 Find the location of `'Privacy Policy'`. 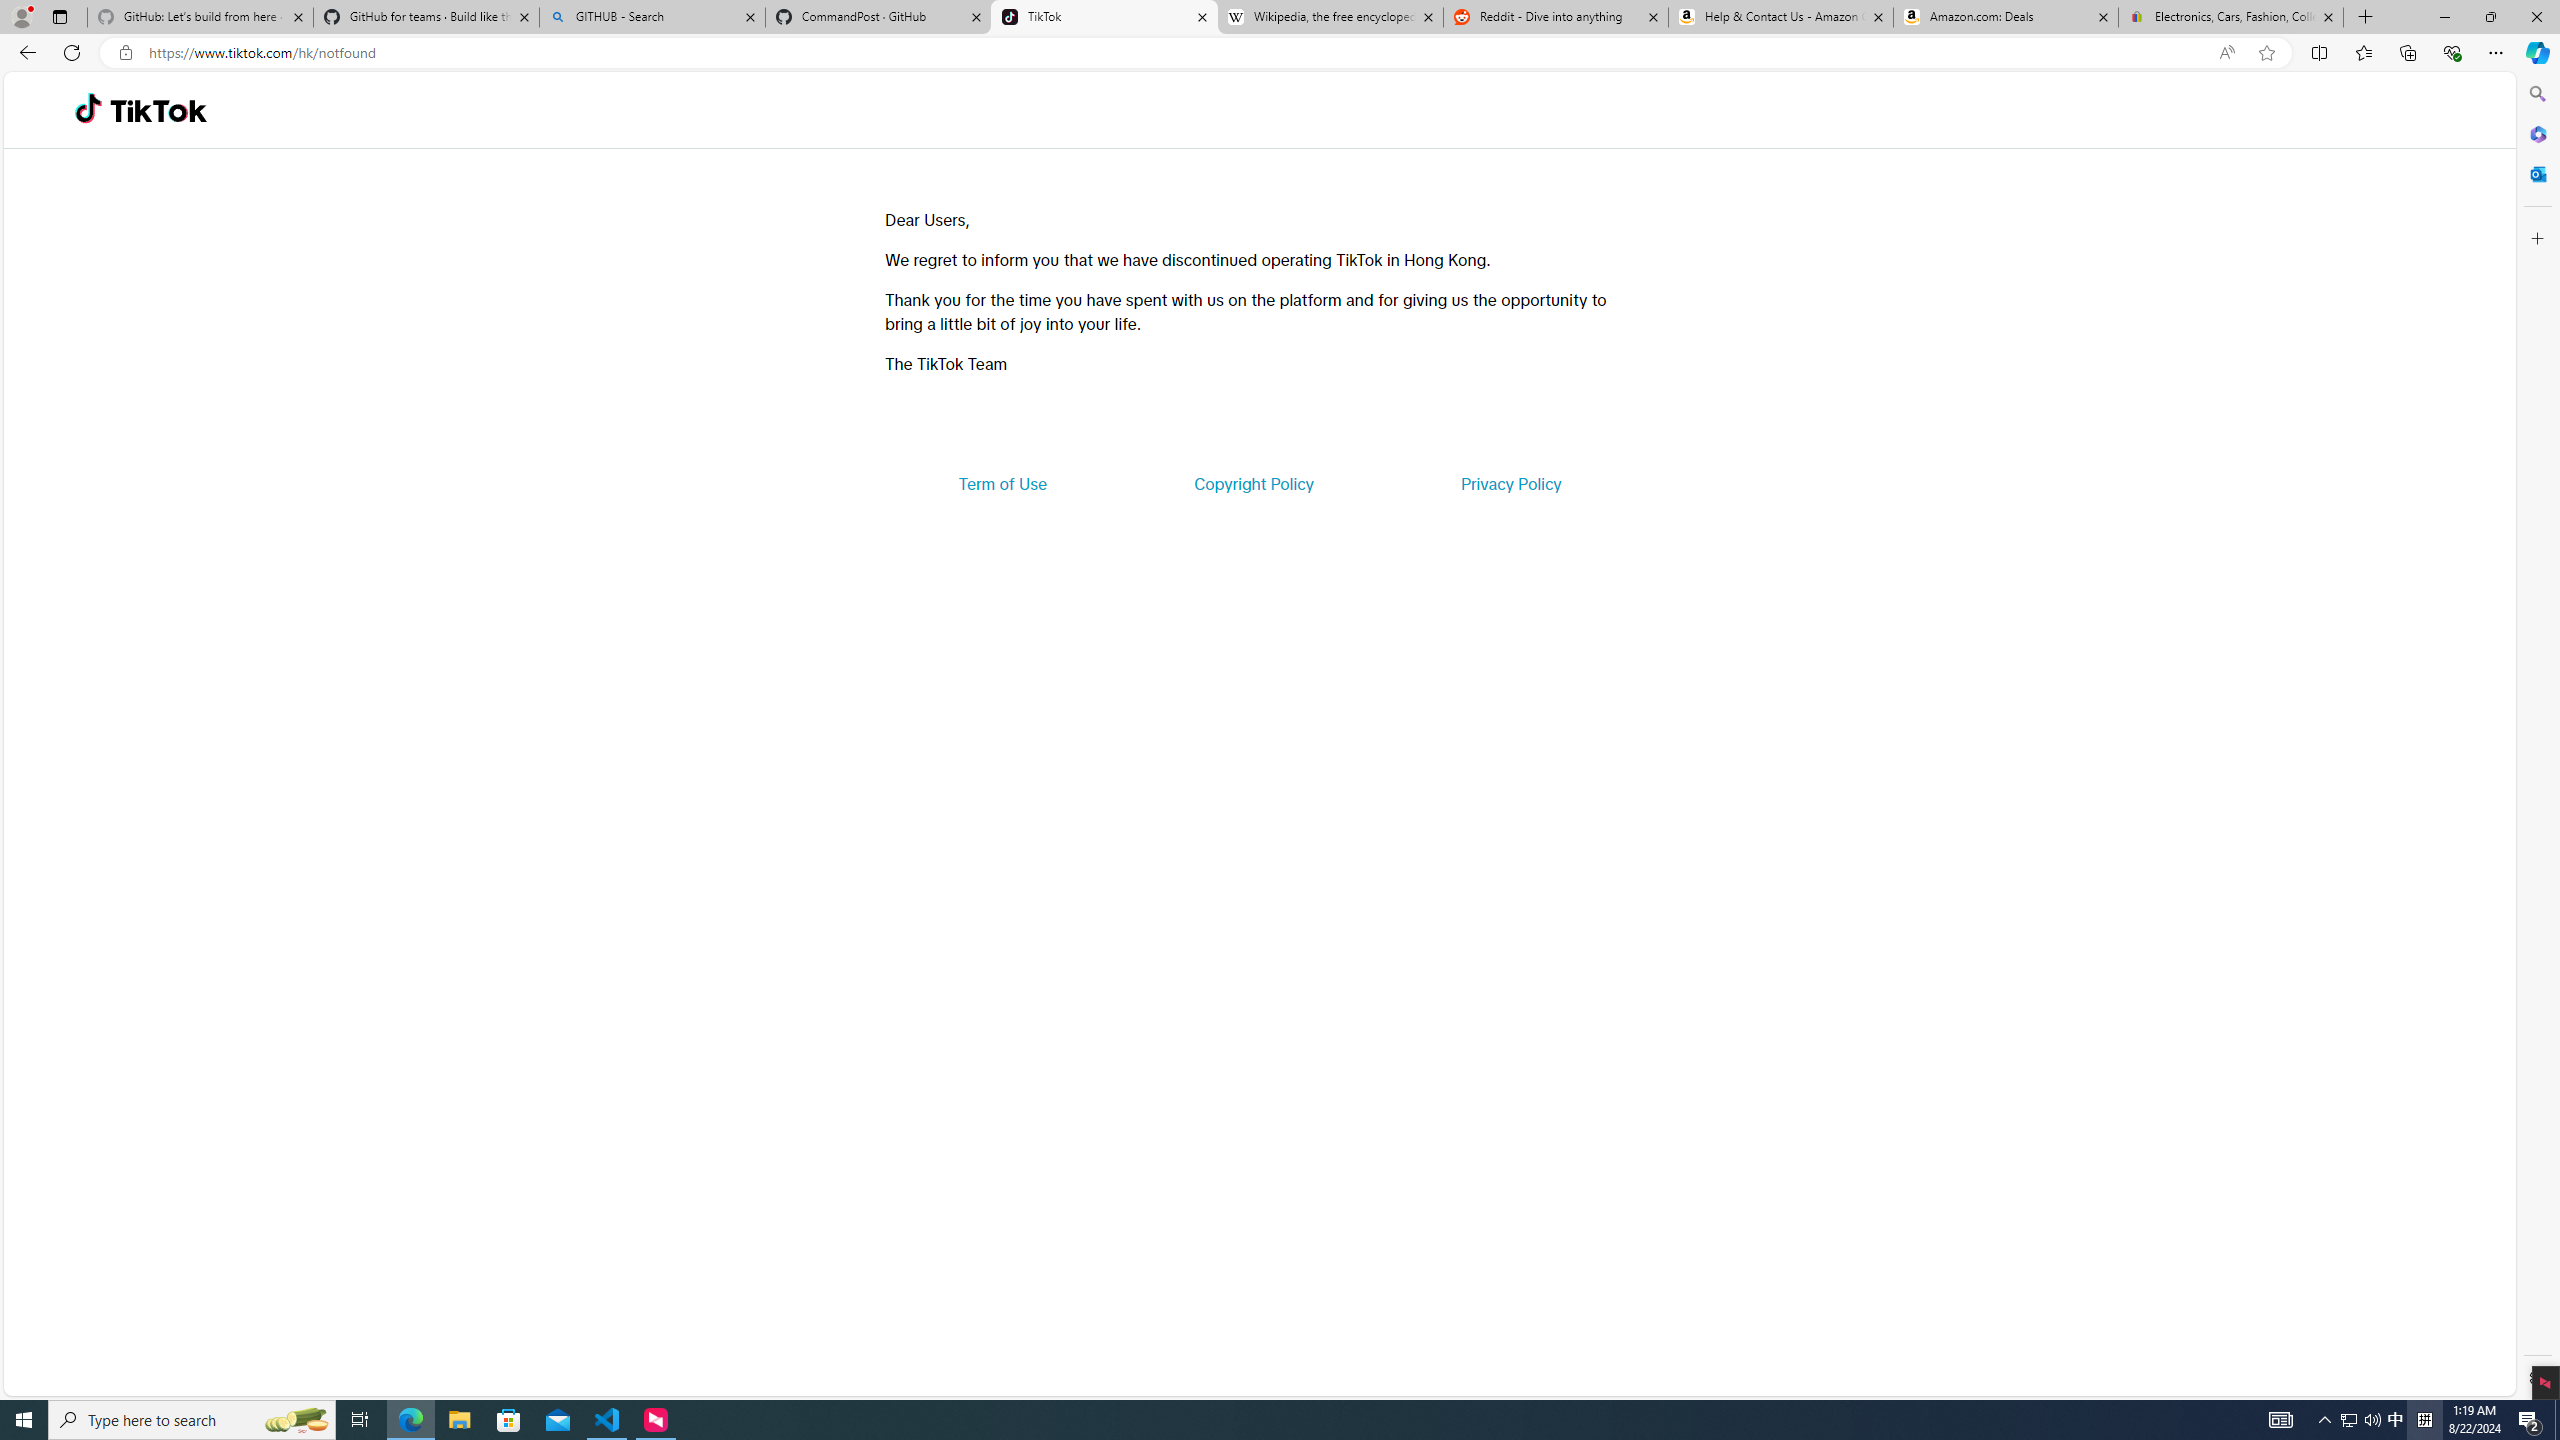

'Privacy Policy' is located at coordinates (1509, 482).